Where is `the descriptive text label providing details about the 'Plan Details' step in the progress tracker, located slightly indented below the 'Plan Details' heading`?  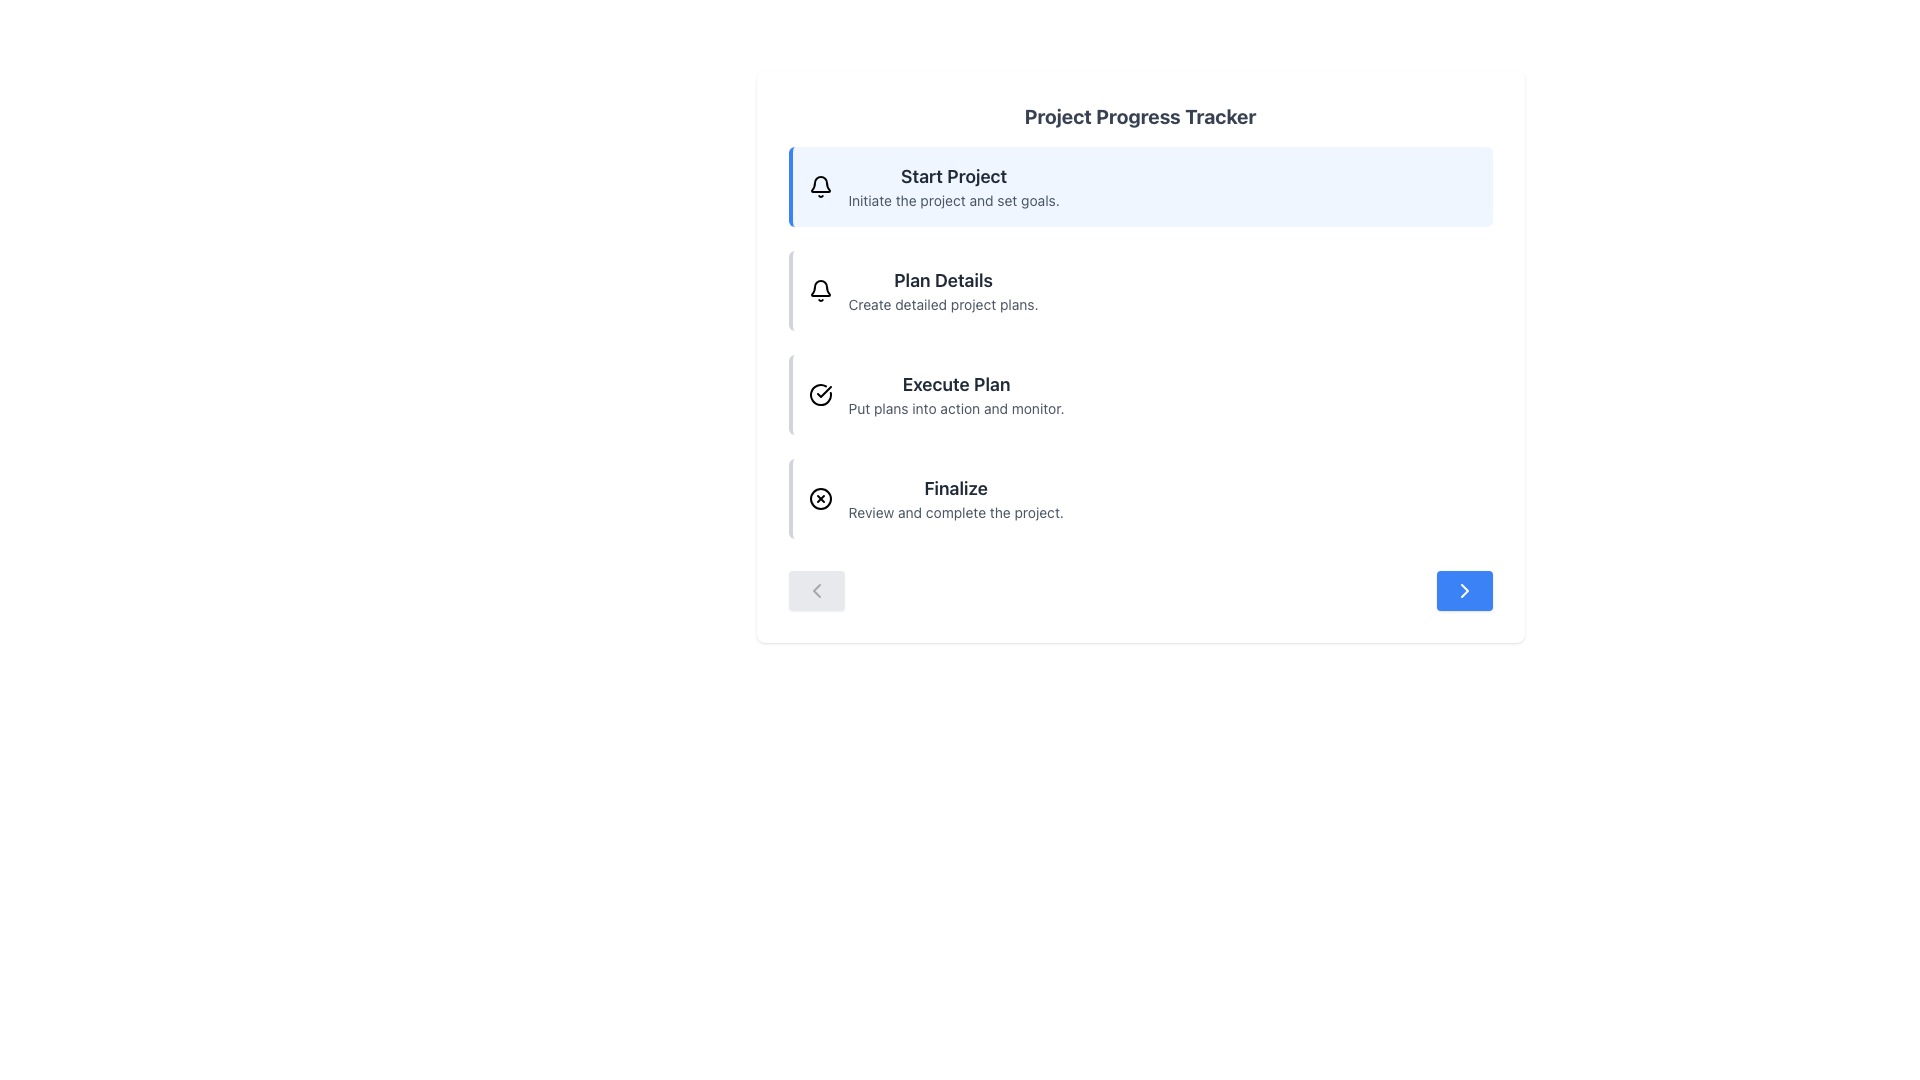
the descriptive text label providing details about the 'Plan Details' step in the progress tracker, located slightly indented below the 'Plan Details' heading is located at coordinates (942, 304).